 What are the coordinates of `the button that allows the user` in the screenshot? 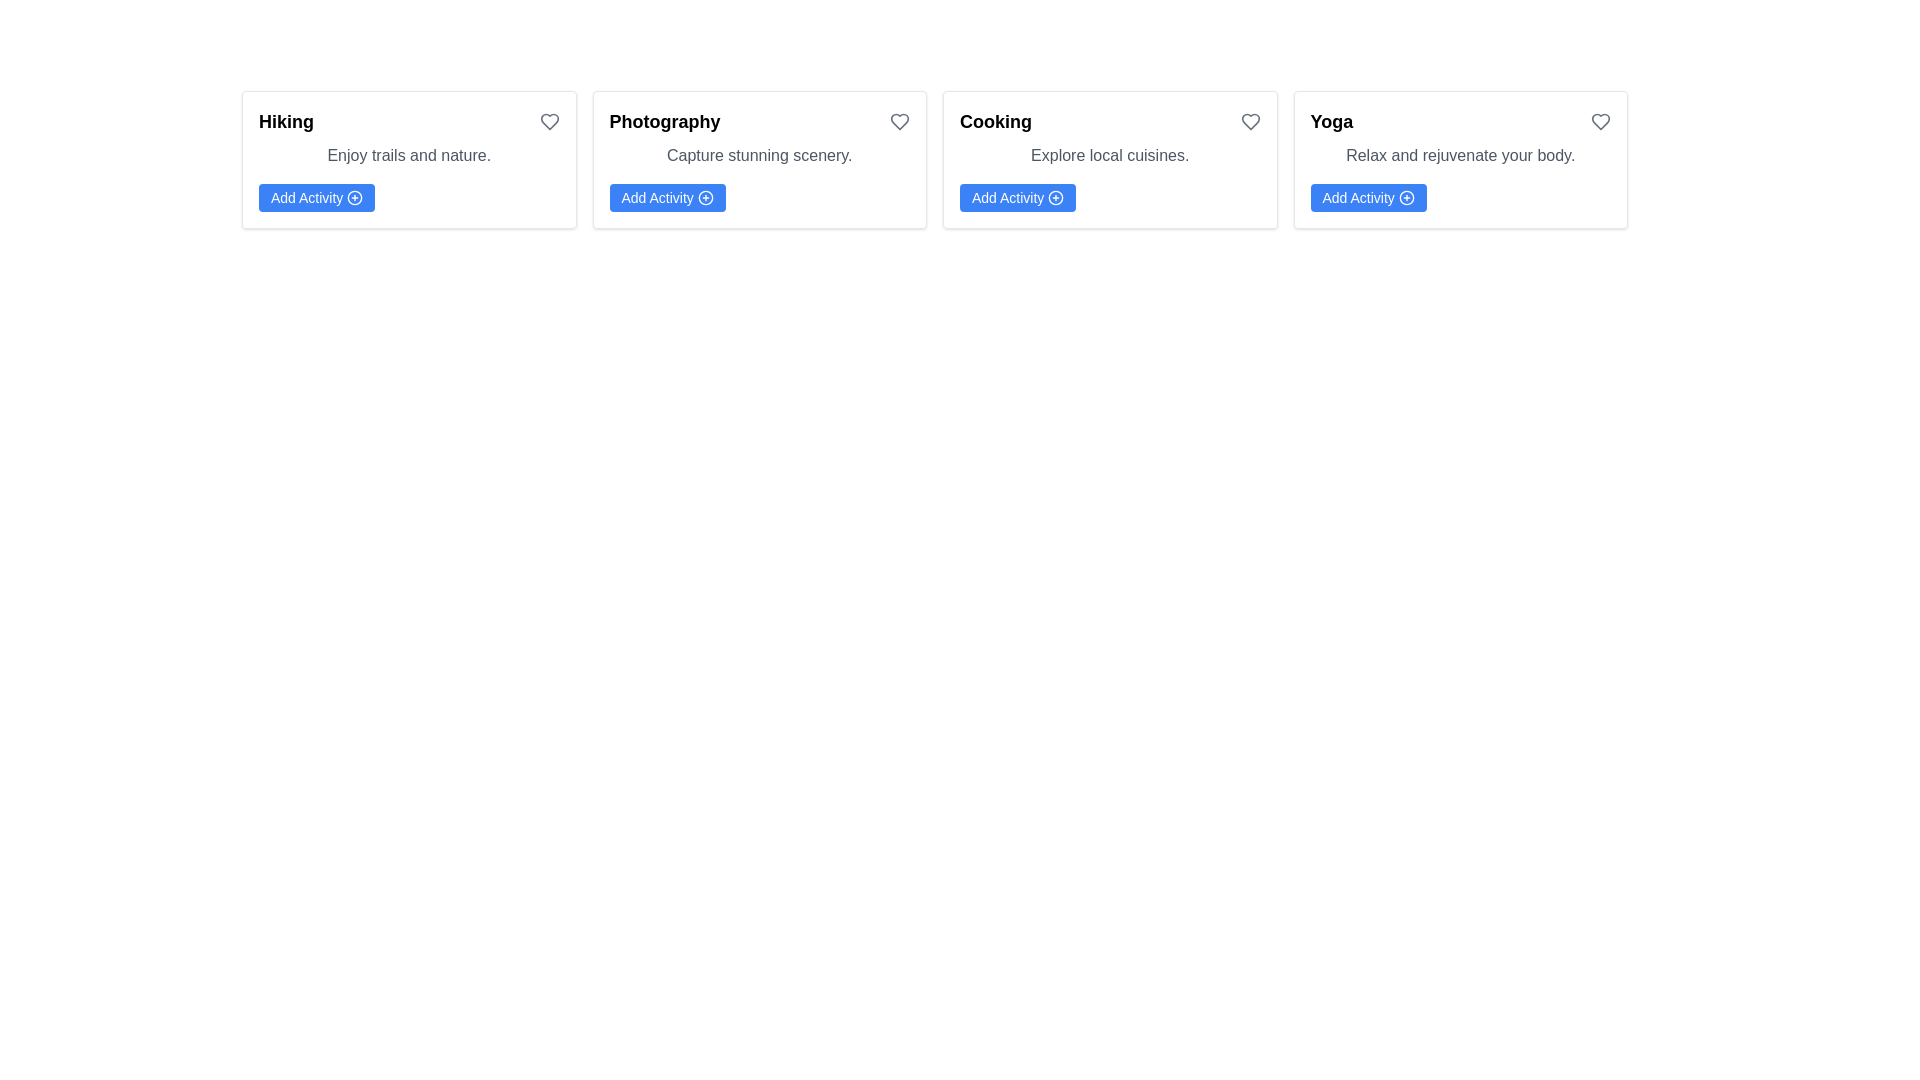 It's located at (667, 197).